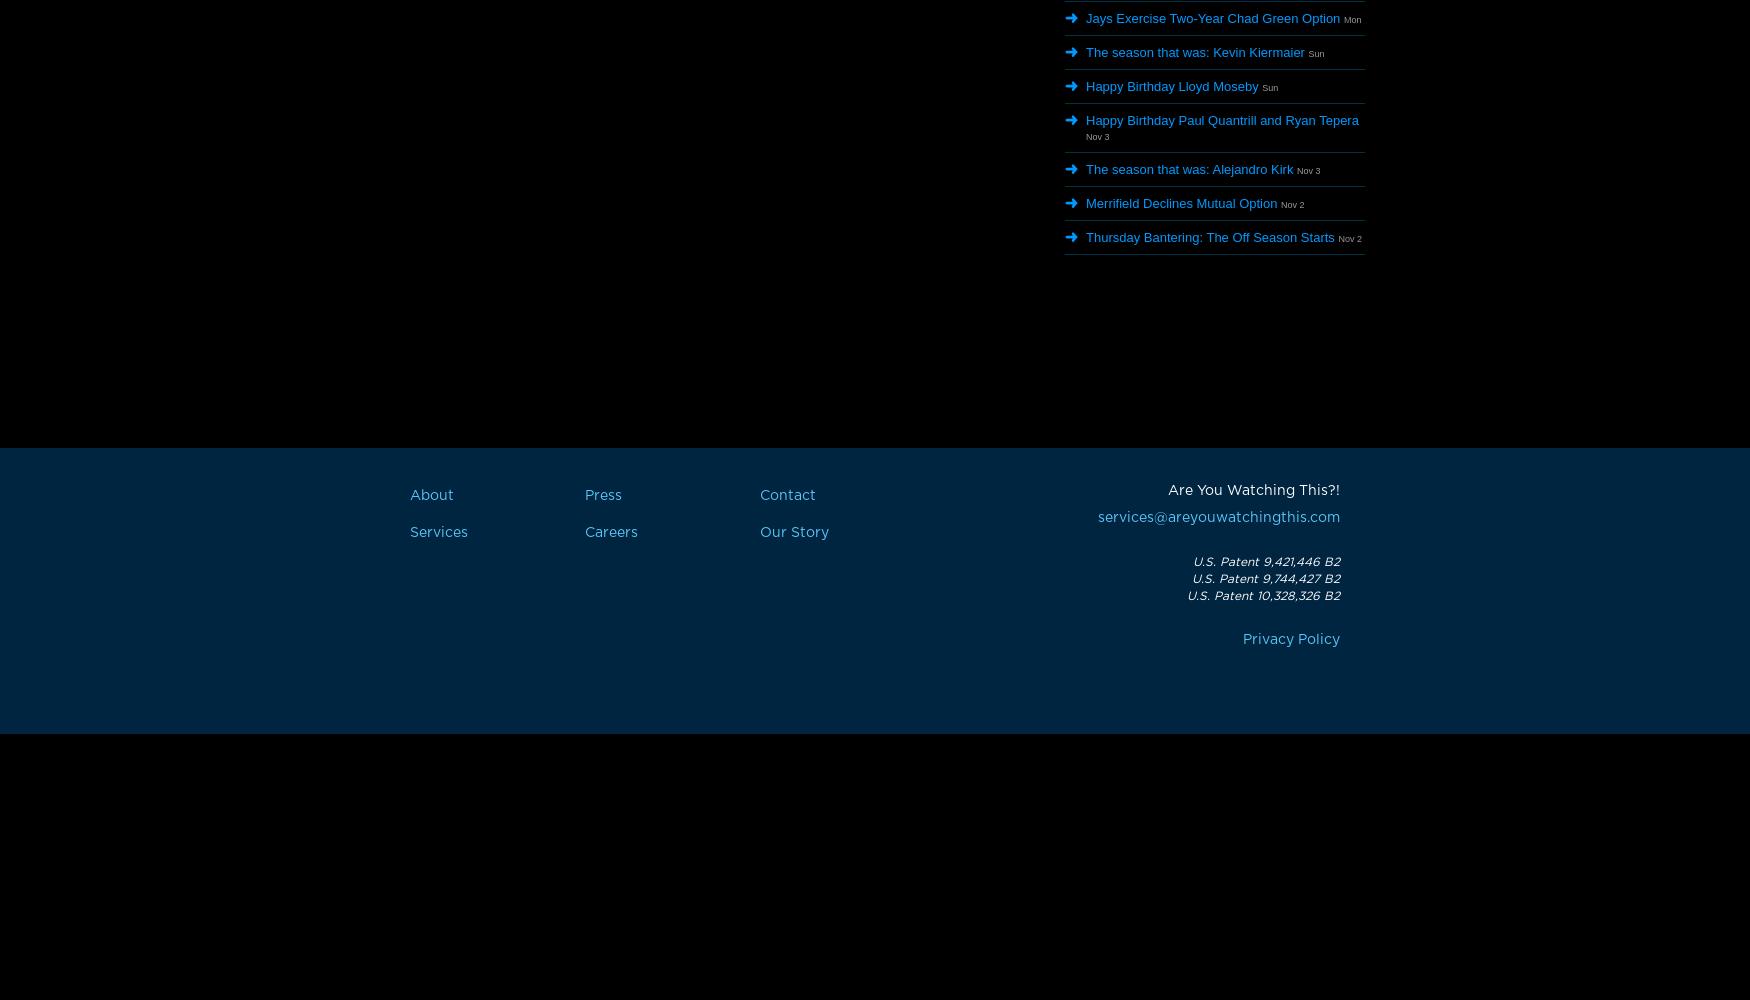 The height and width of the screenshot is (1000, 1750). What do you see at coordinates (603, 495) in the screenshot?
I see `'Press'` at bounding box center [603, 495].